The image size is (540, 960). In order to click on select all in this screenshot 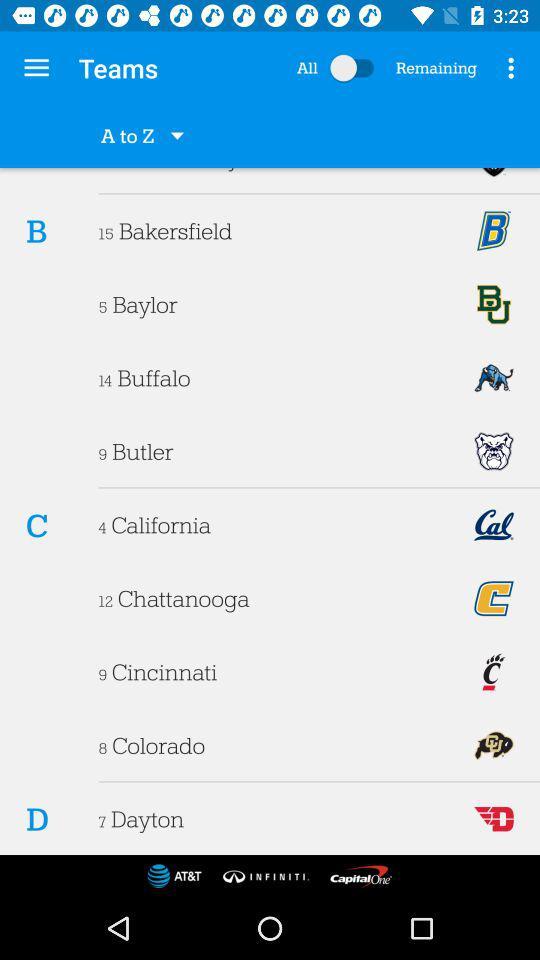, I will do `click(355, 68)`.